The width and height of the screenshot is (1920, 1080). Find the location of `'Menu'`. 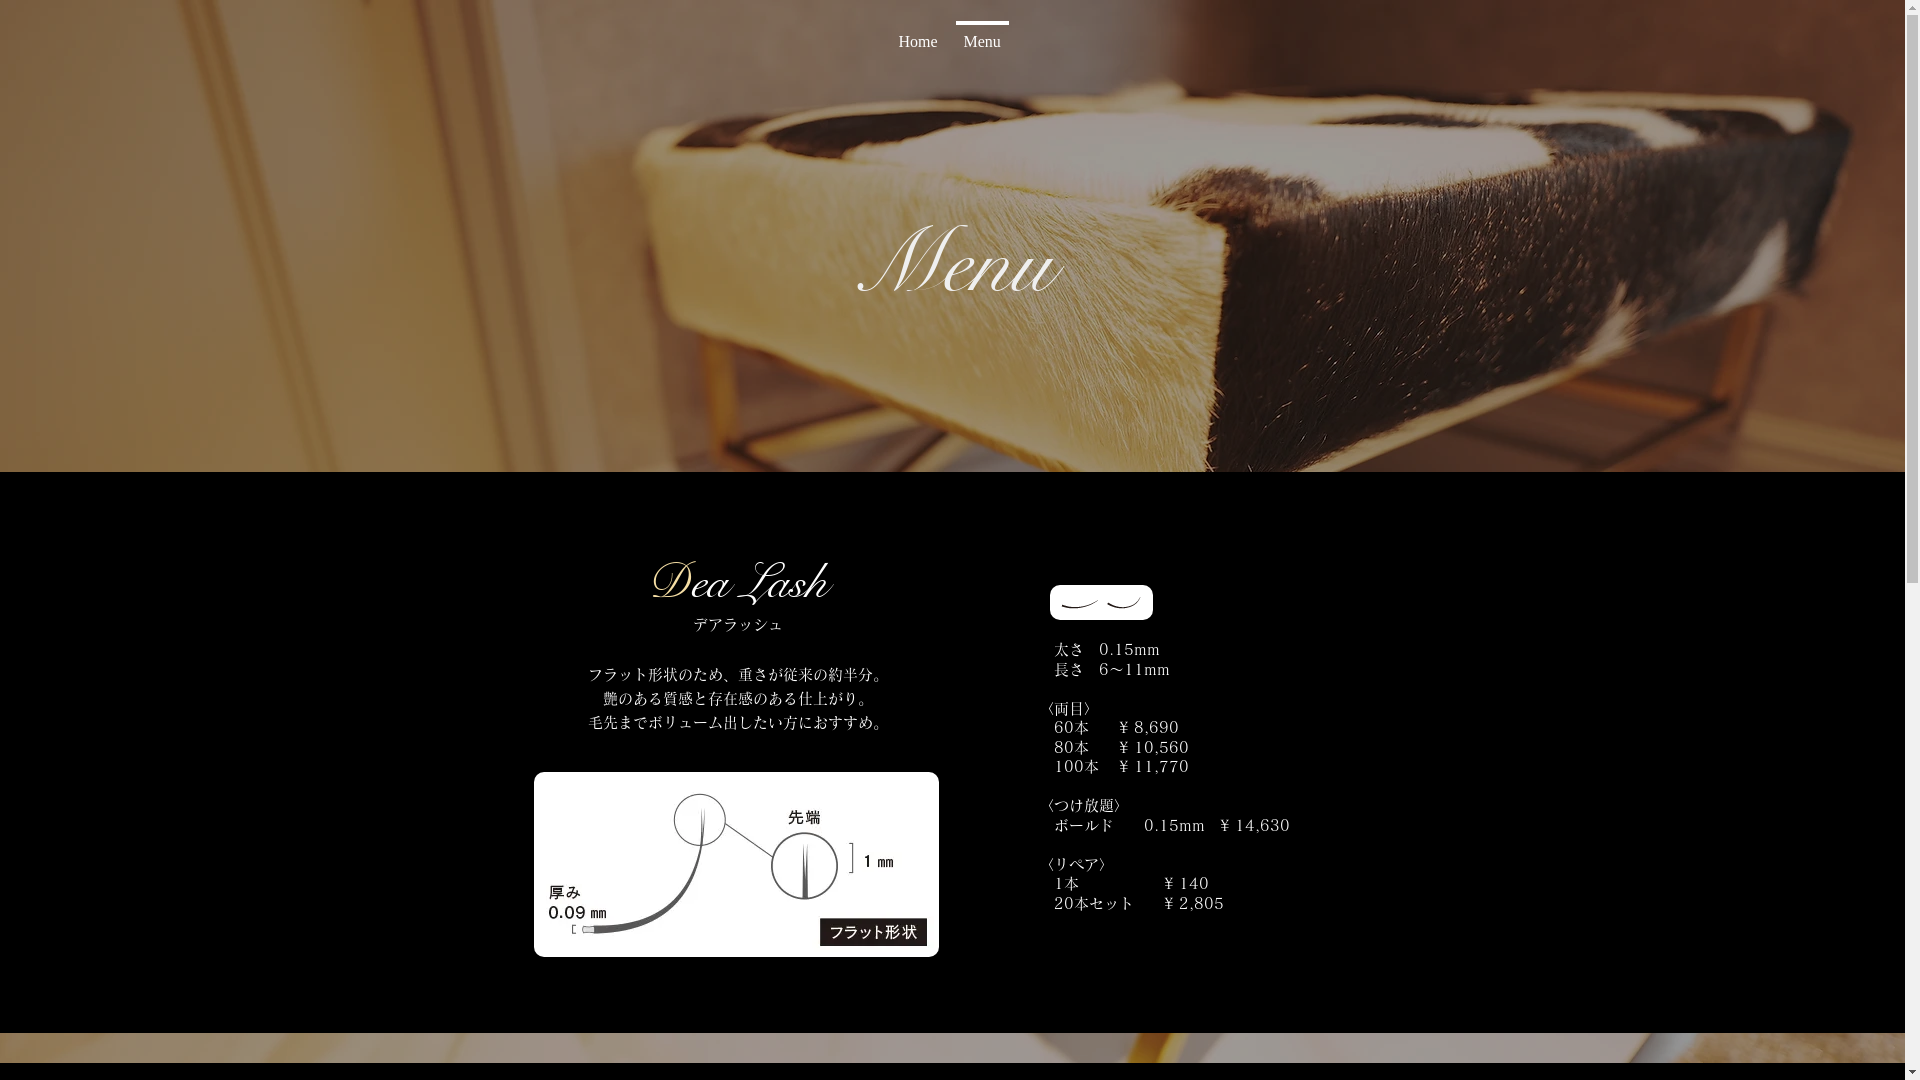

'Menu' is located at coordinates (981, 33).